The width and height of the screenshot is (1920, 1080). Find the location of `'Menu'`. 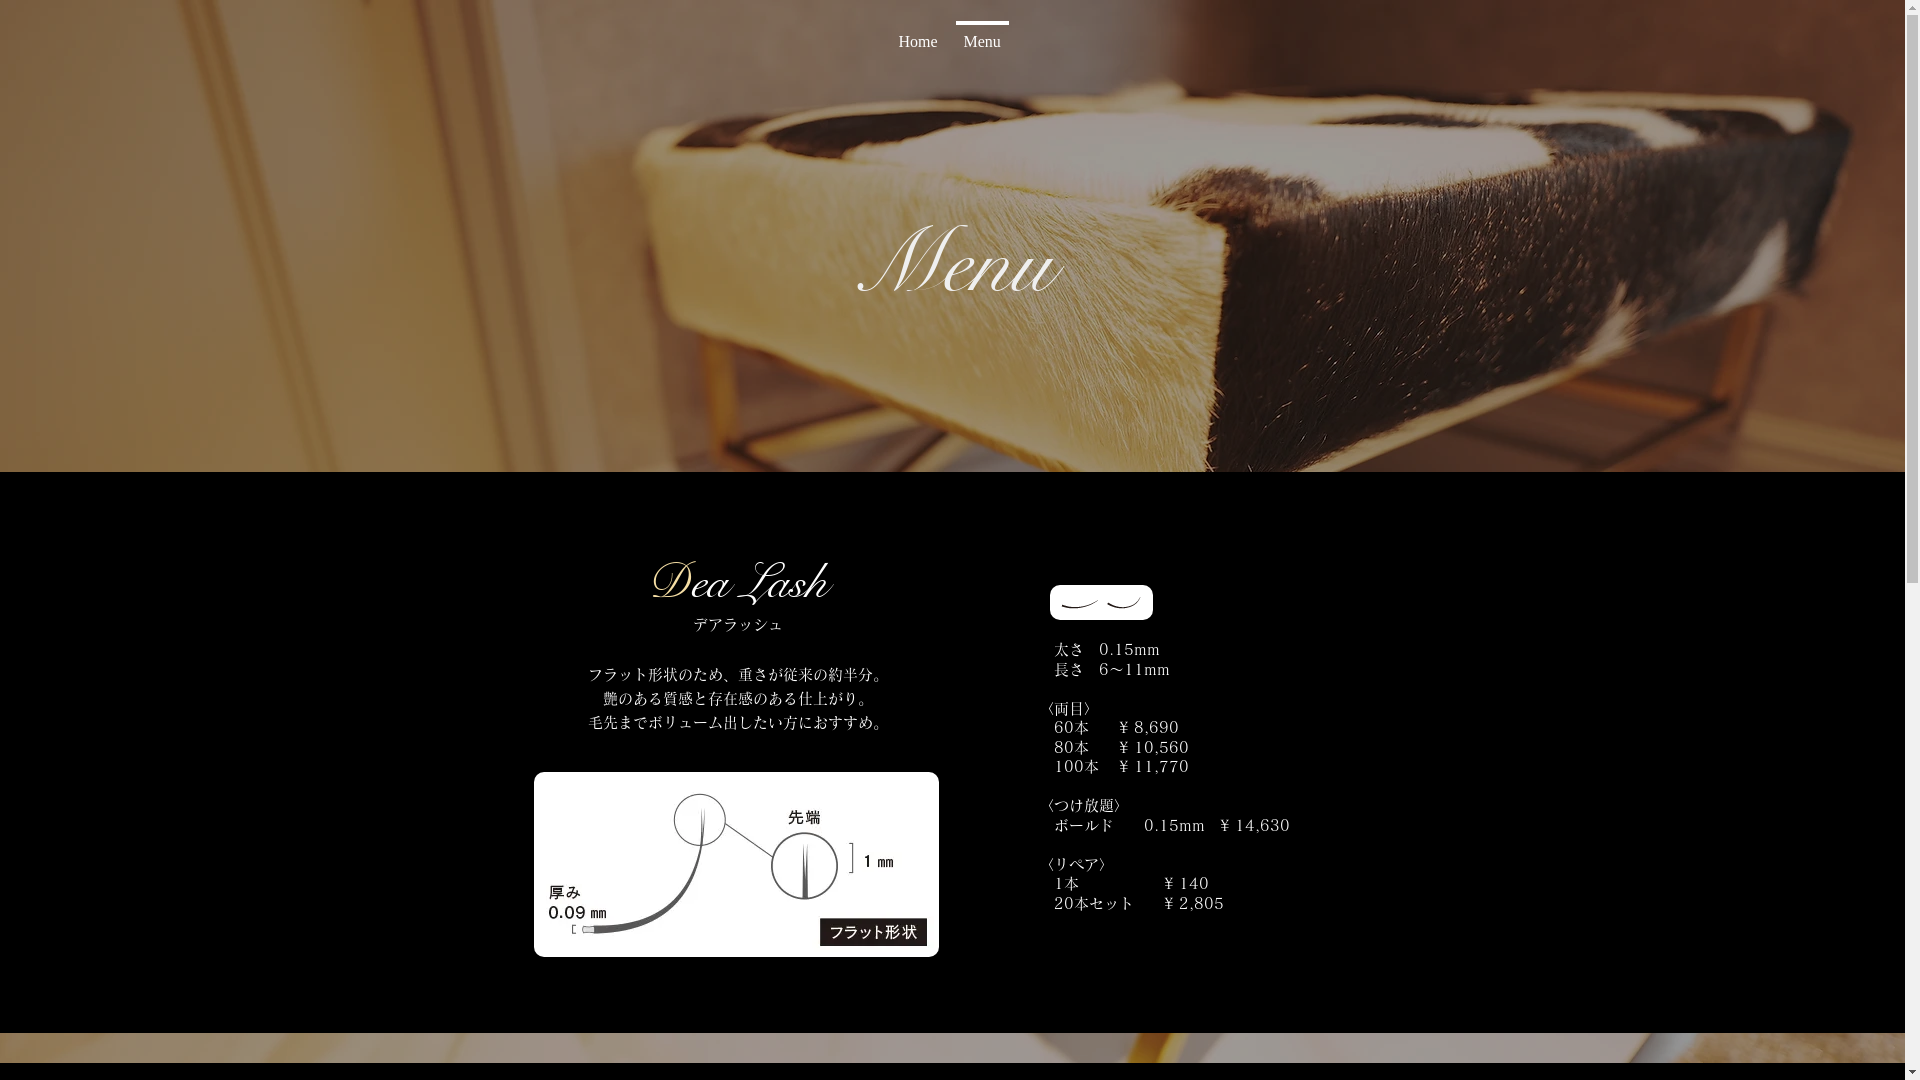

'Menu' is located at coordinates (981, 33).